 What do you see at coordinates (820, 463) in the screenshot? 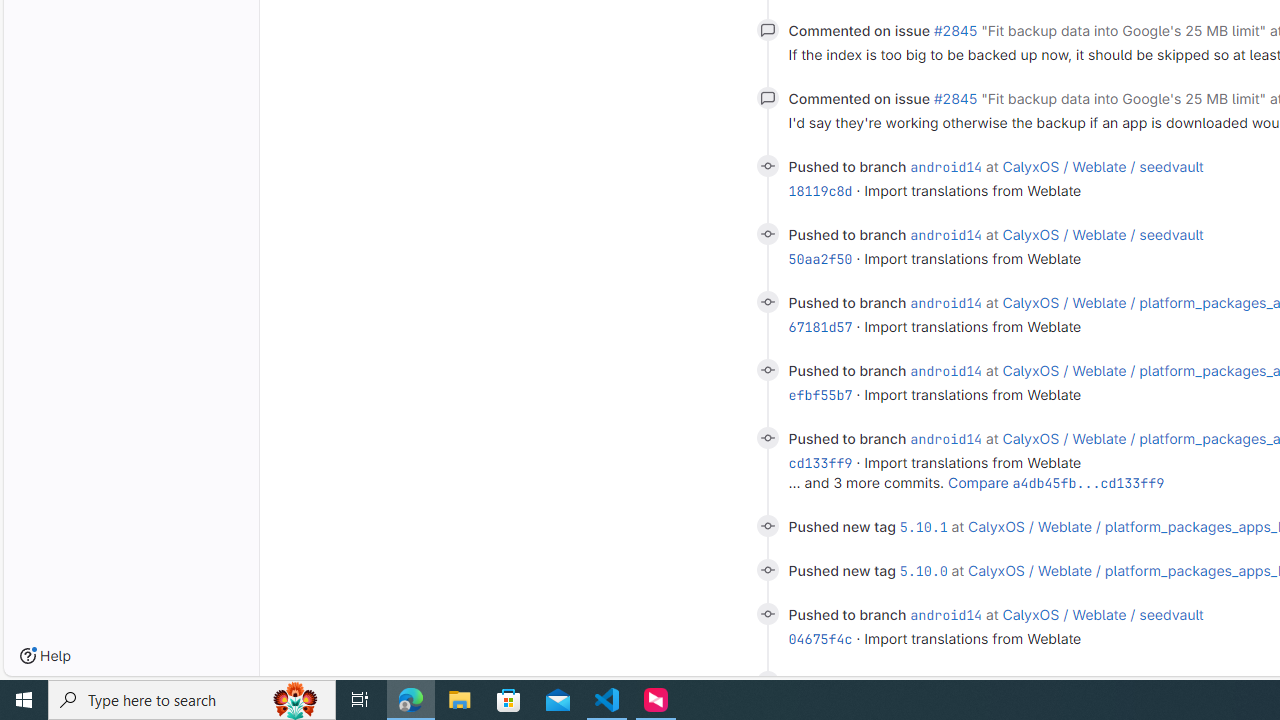
I see `'cd133ff9'` at bounding box center [820, 463].